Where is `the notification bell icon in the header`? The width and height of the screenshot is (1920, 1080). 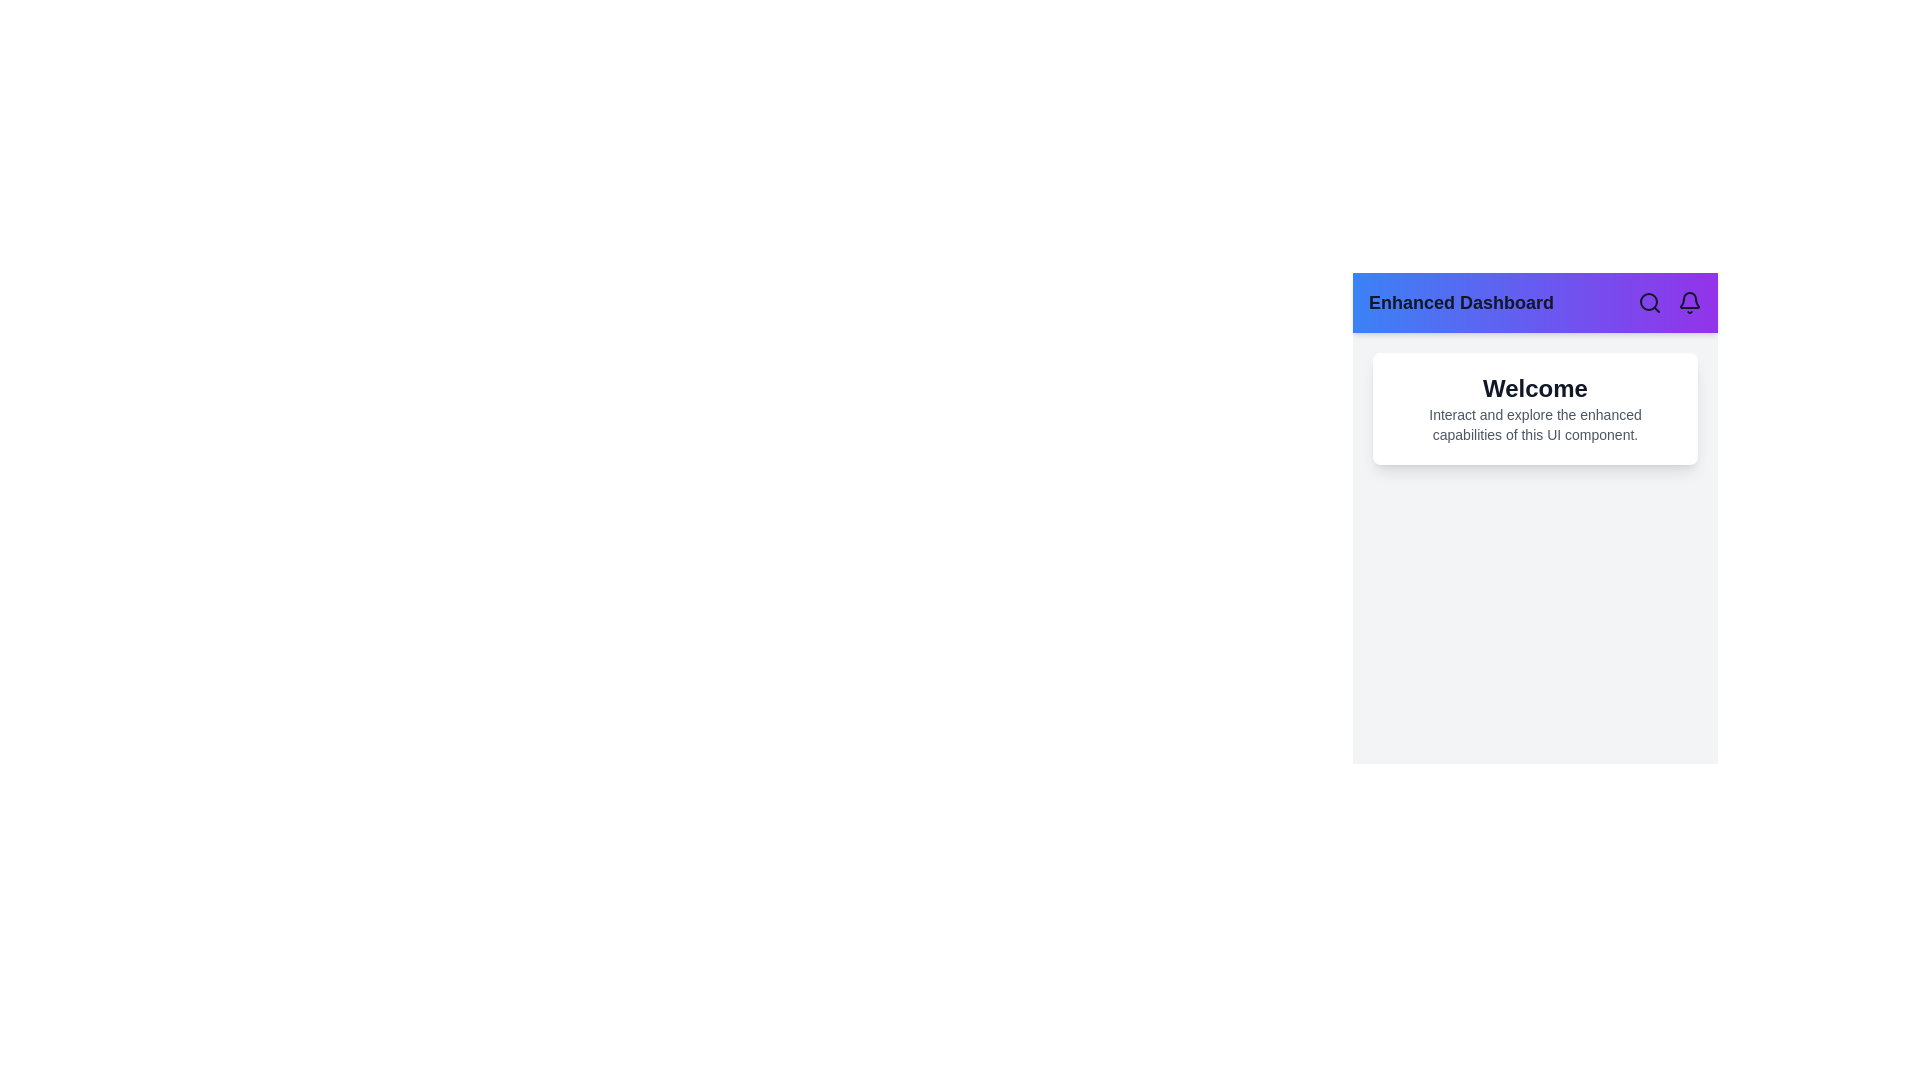 the notification bell icon in the header is located at coordinates (1688, 303).